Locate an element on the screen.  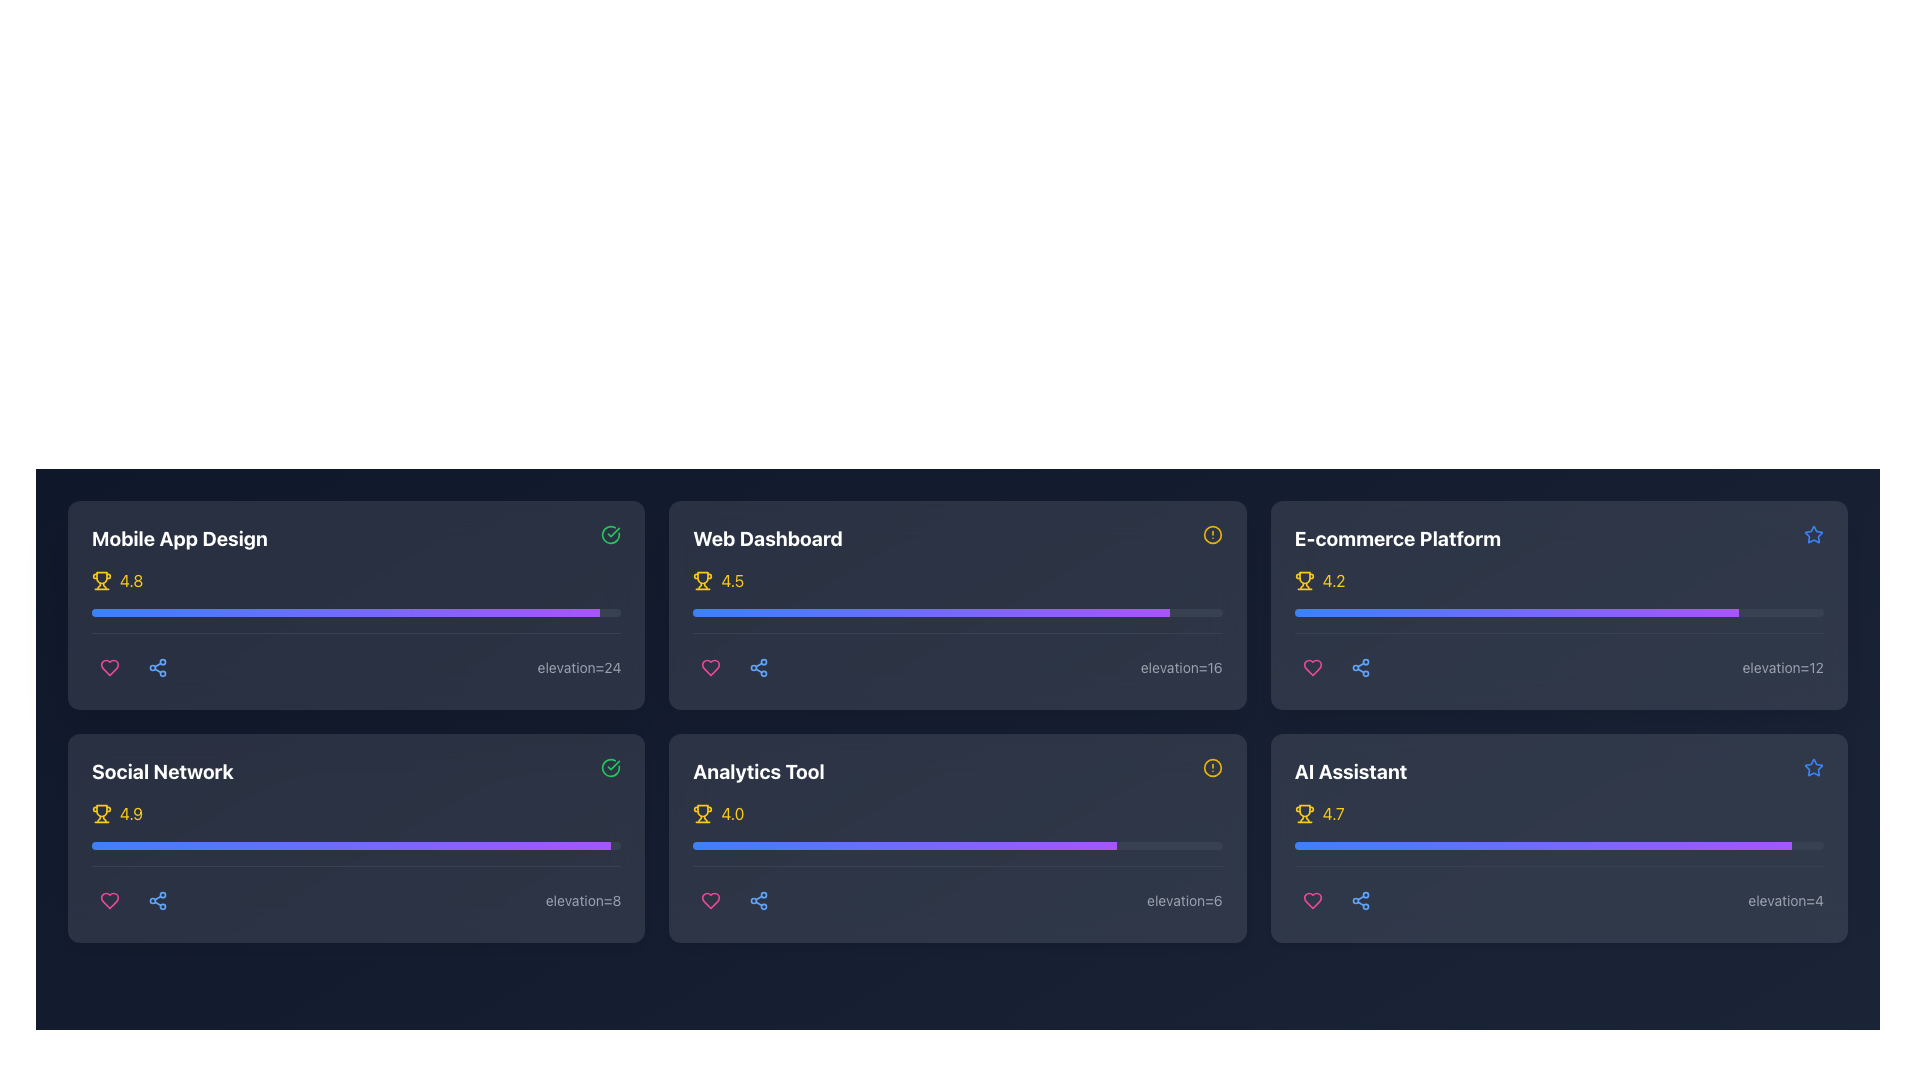
the progress bar located centrally in the 'Analytics Tool' card, positioned below the text '4.0' and above the heart and share icons is located at coordinates (957, 859).